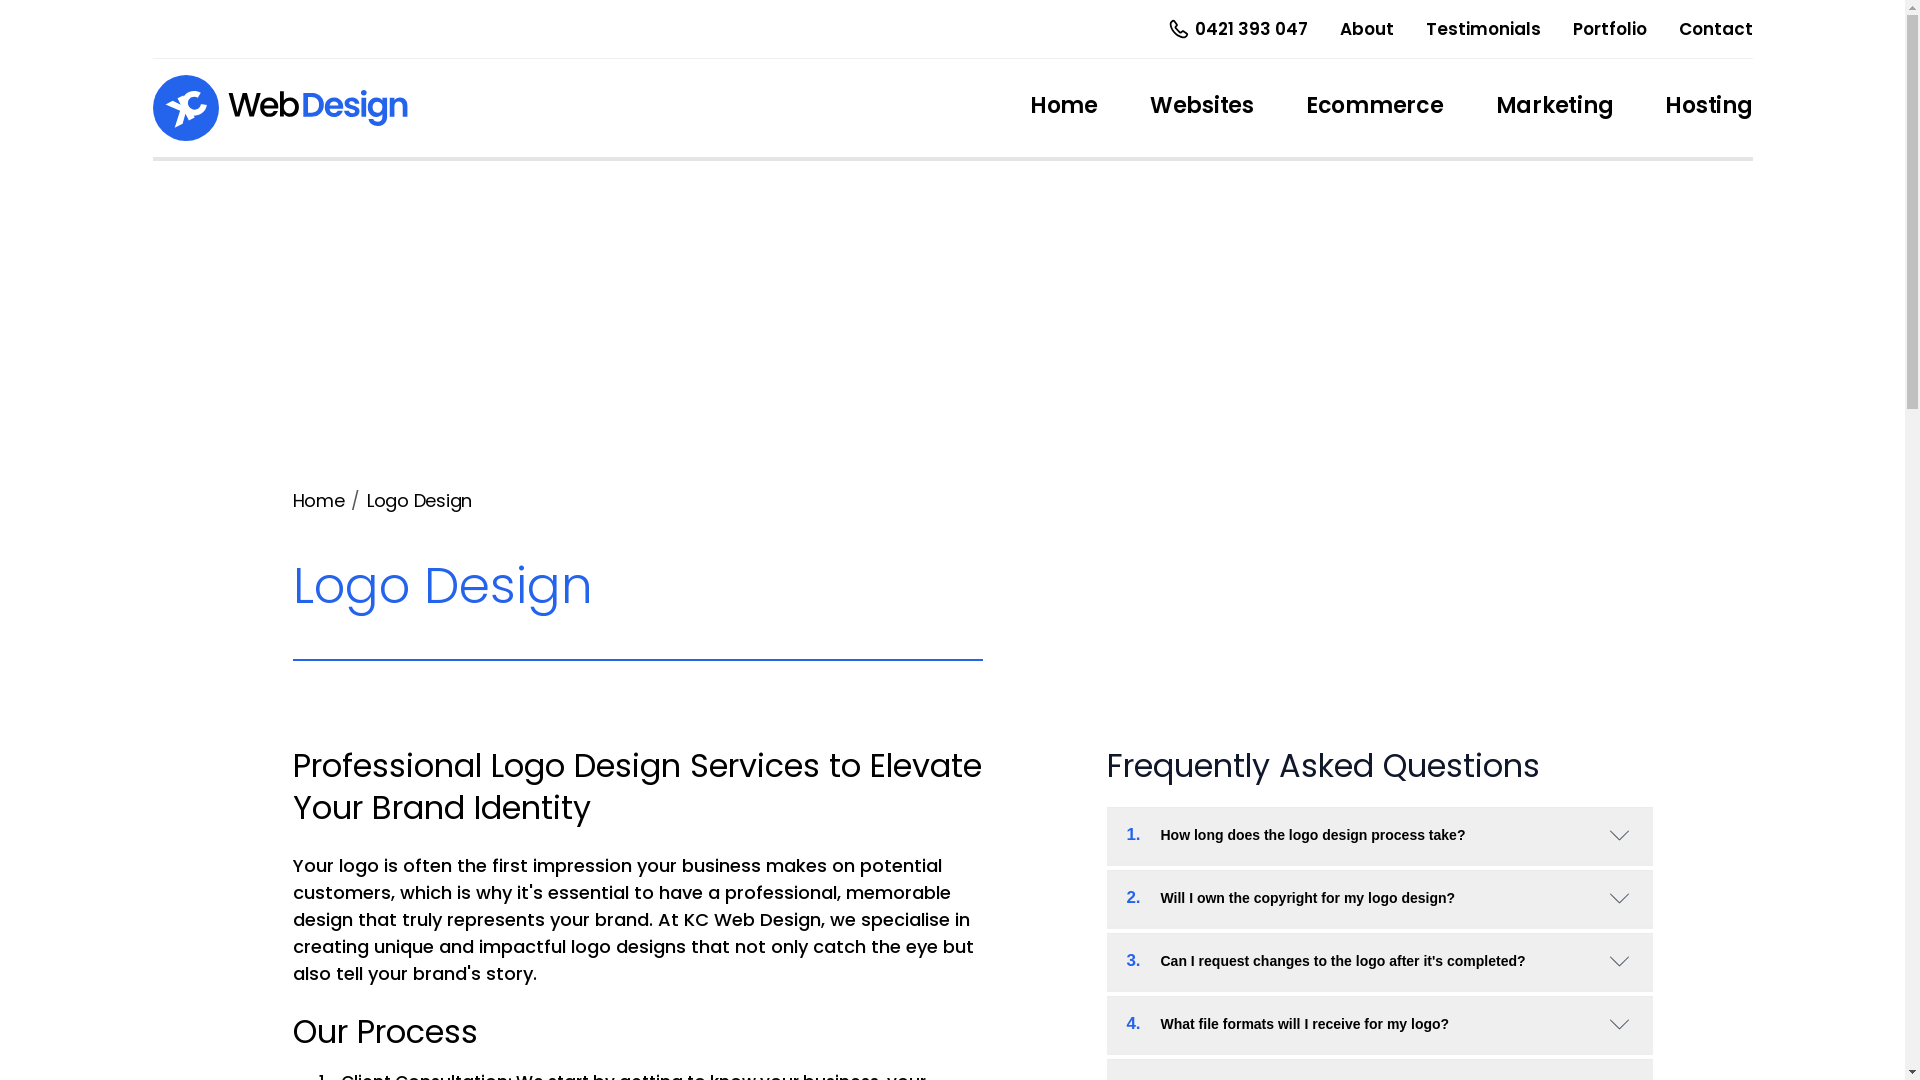  Describe the element at coordinates (1483, 28) in the screenshot. I see `'Testimonials'` at that location.